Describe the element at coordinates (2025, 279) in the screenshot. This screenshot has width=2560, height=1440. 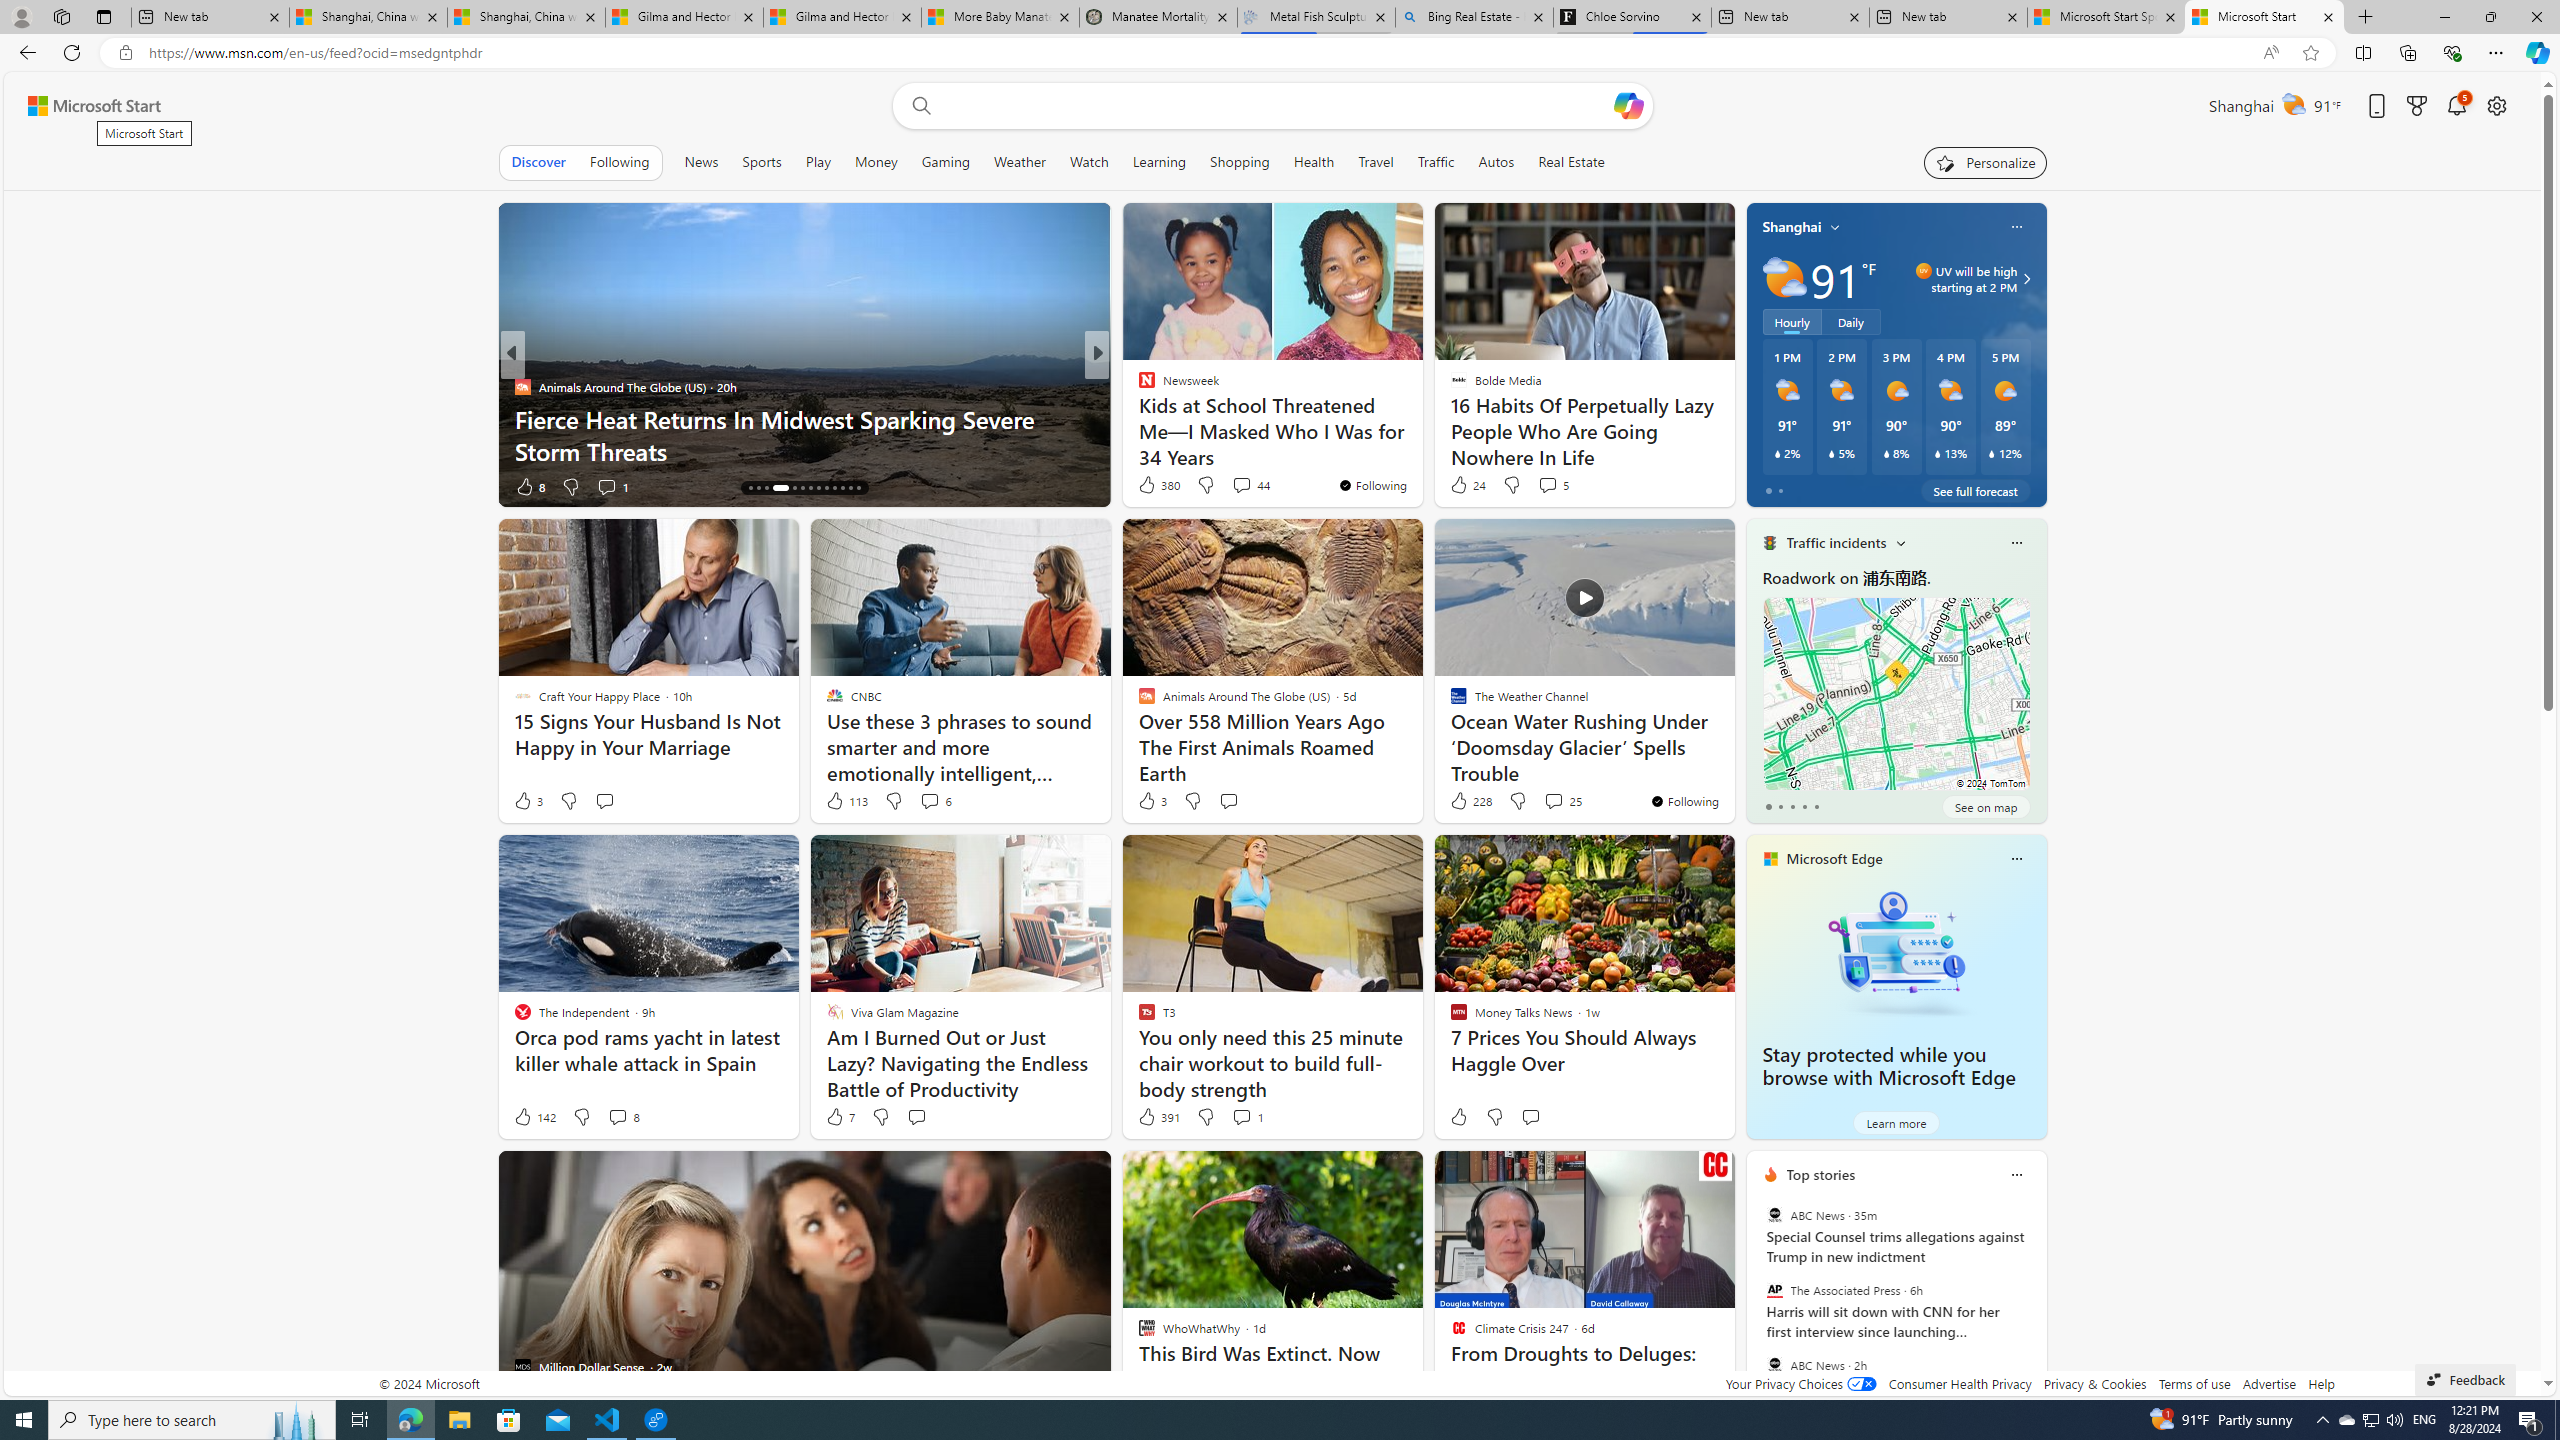
I see `'Class: weather-arrow-glyph'` at that location.